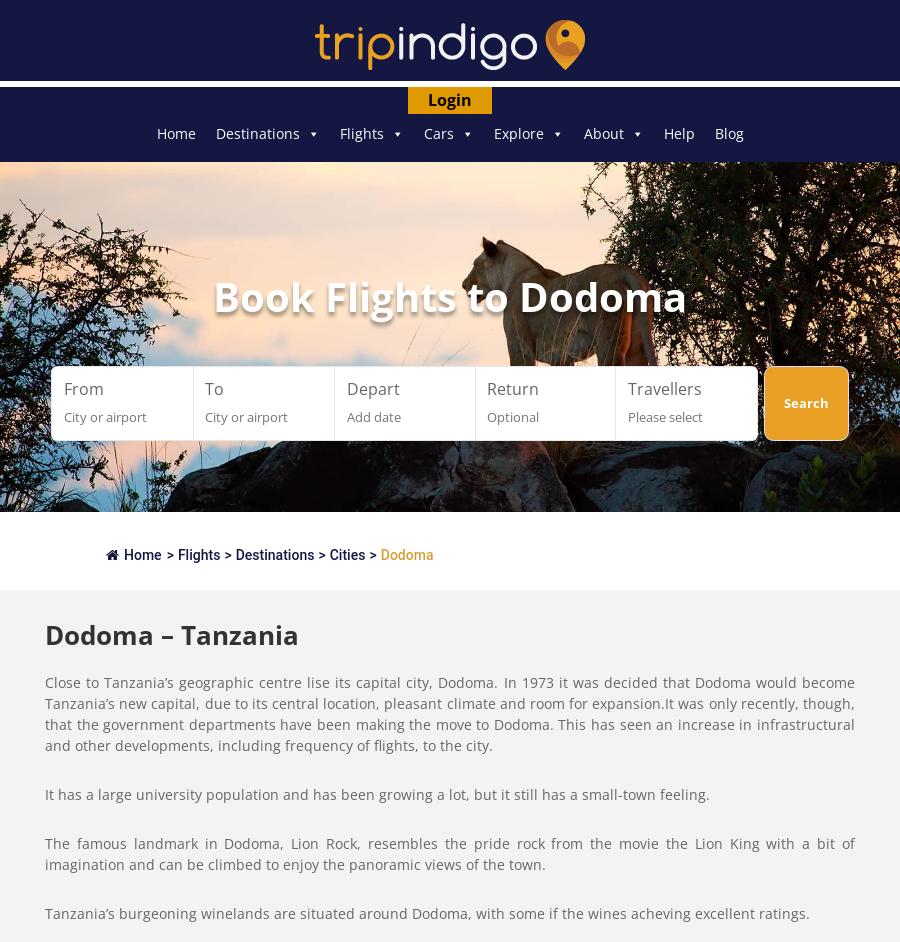  What do you see at coordinates (517, 133) in the screenshot?
I see `'Explore'` at bounding box center [517, 133].